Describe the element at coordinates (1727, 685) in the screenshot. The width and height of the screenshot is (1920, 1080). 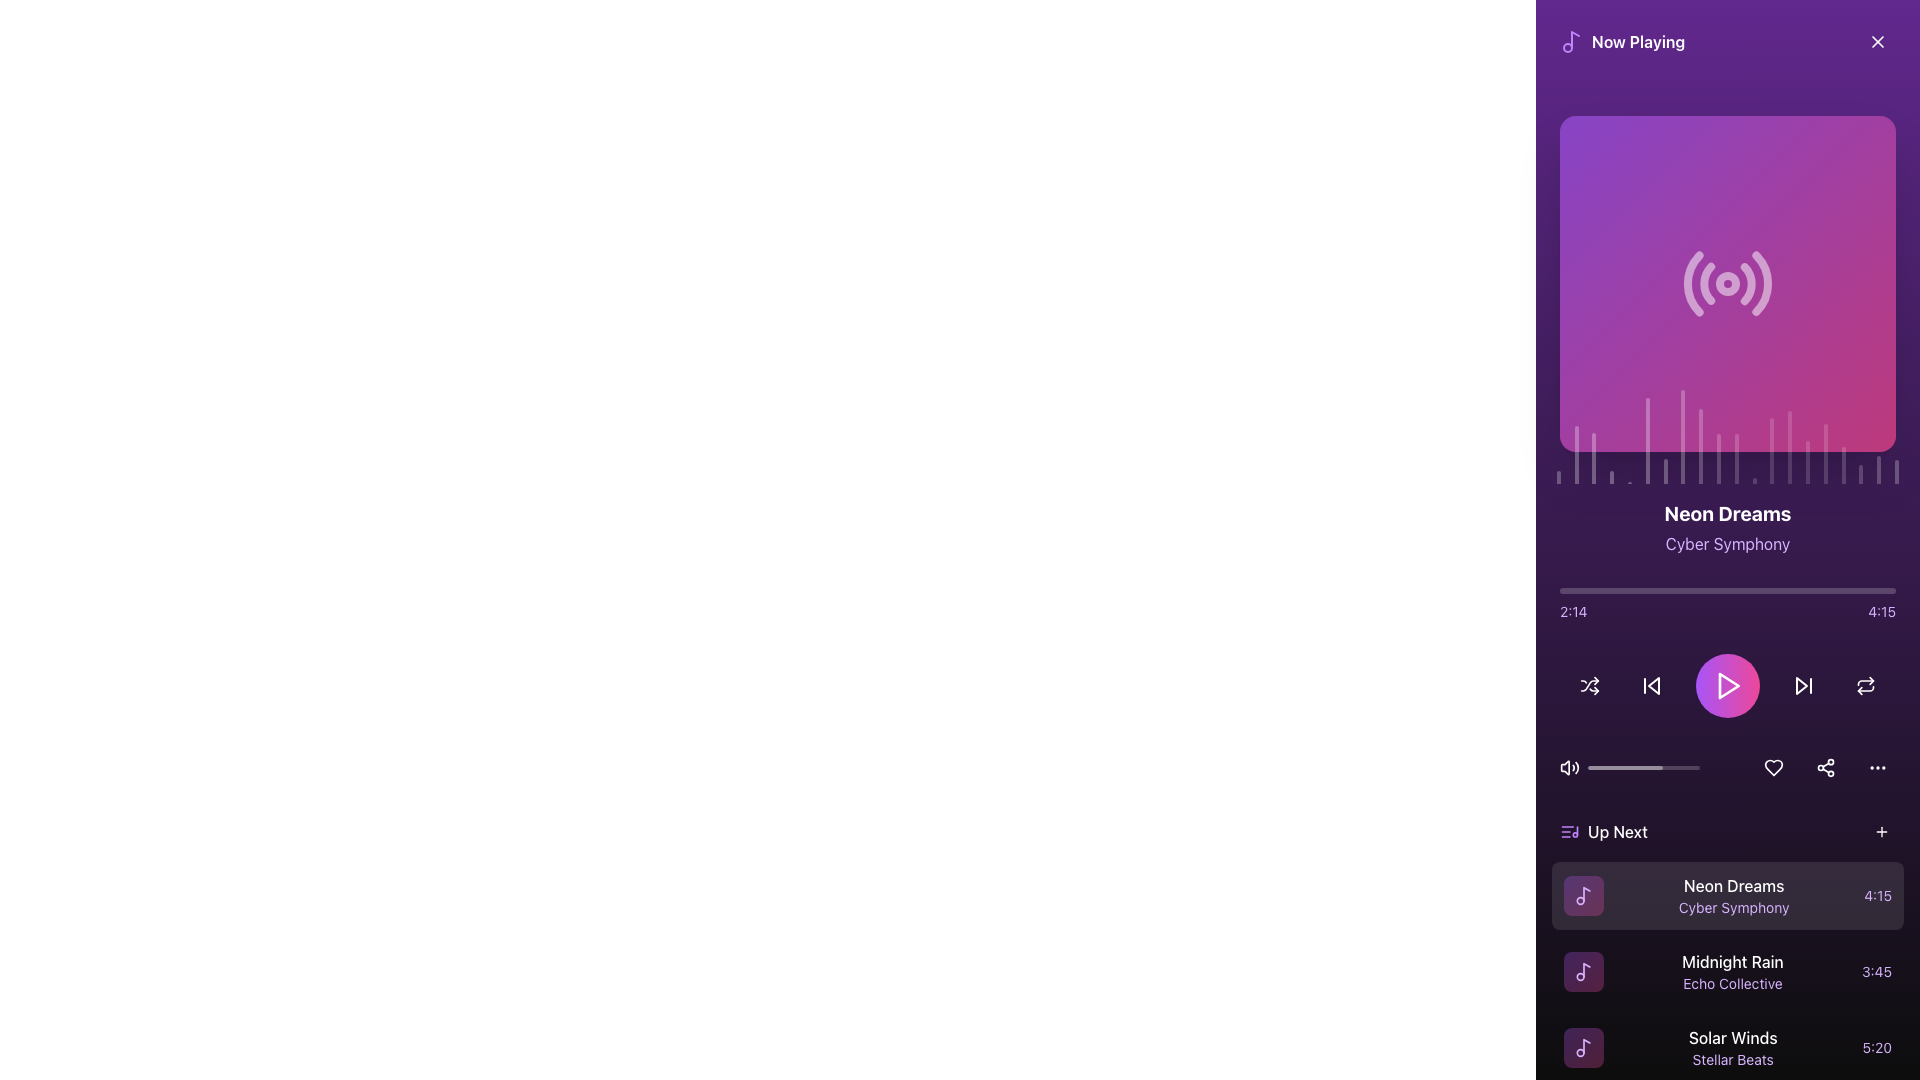
I see `the play control button, which is an icon within a circle located in the lower-central section of the media player interface` at that location.